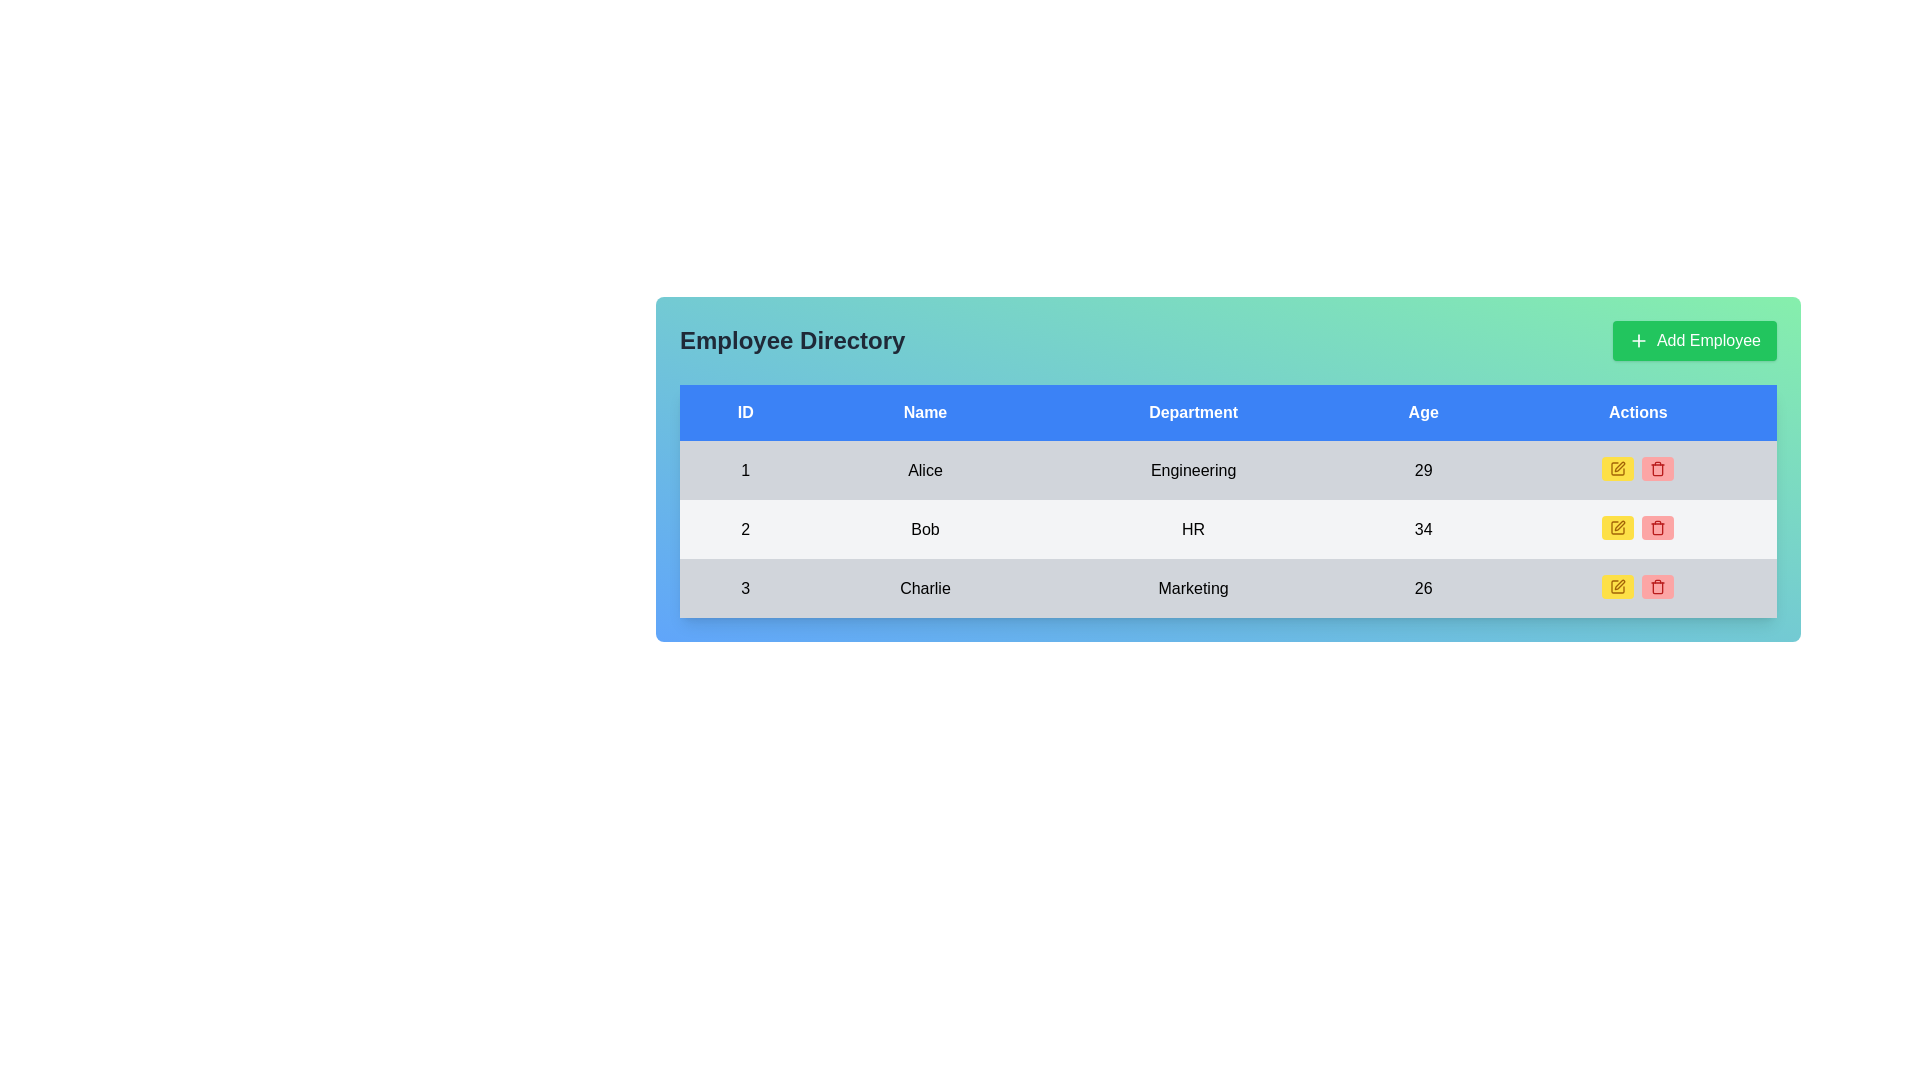 The width and height of the screenshot is (1920, 1080). Describe the element at coordinates (1227, 528) in the screenshot. I see `the second row of the Employee Directory table which contains one employee's information, located between the rows for 'Alice' and 'Charlie'` at that location.